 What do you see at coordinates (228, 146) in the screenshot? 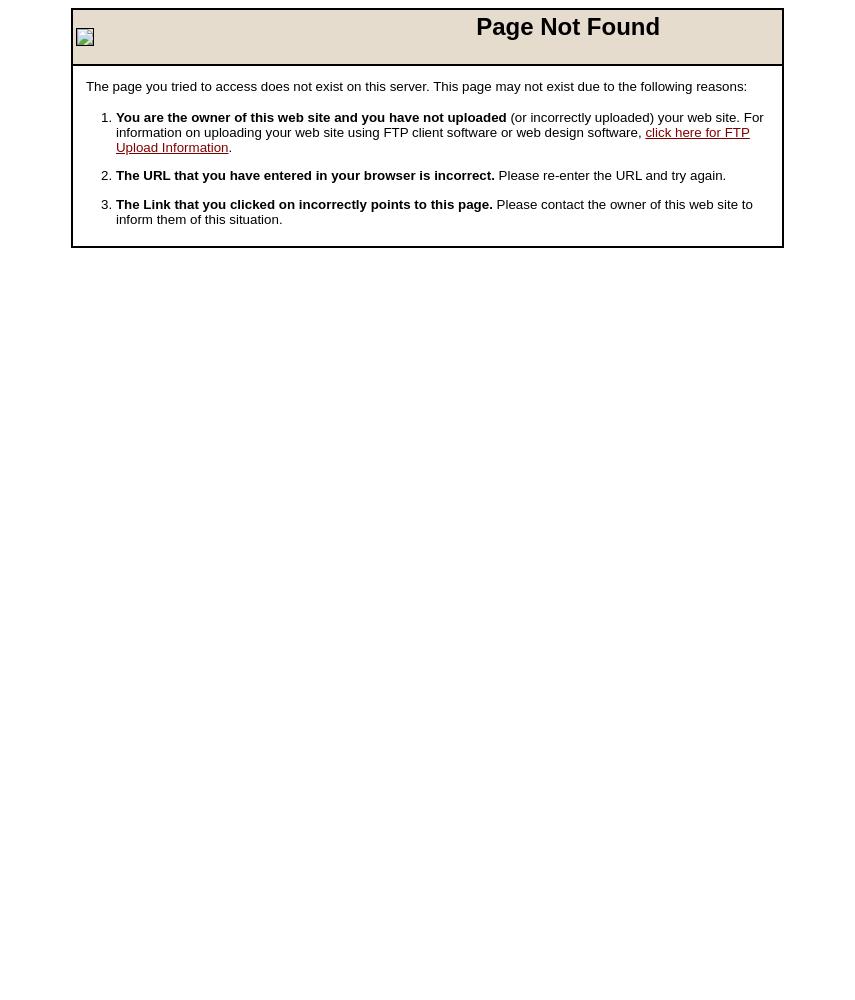
I see `'.'` at bounding box center [228, 146].